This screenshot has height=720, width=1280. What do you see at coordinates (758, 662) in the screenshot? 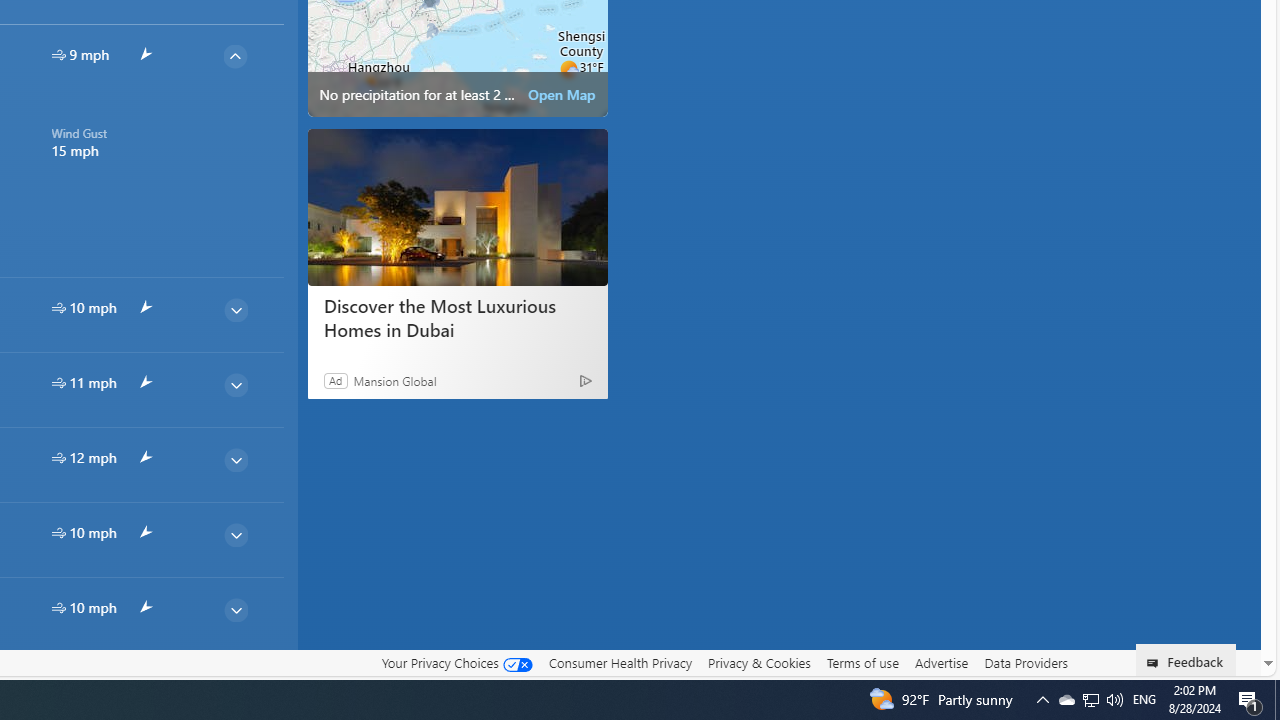
I see `'Privacy & Cookies'` at bounding box center [758, 662].